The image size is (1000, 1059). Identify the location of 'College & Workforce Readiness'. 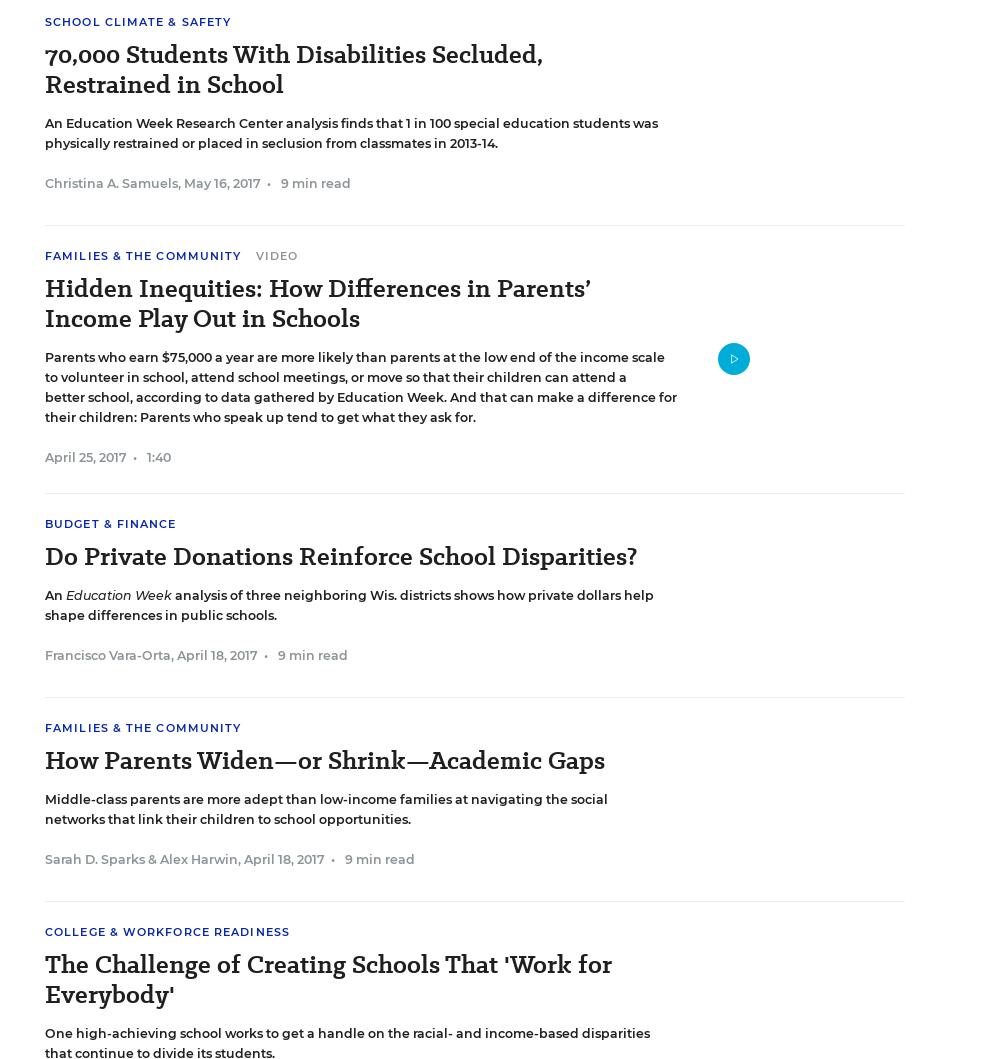
(167, 932).